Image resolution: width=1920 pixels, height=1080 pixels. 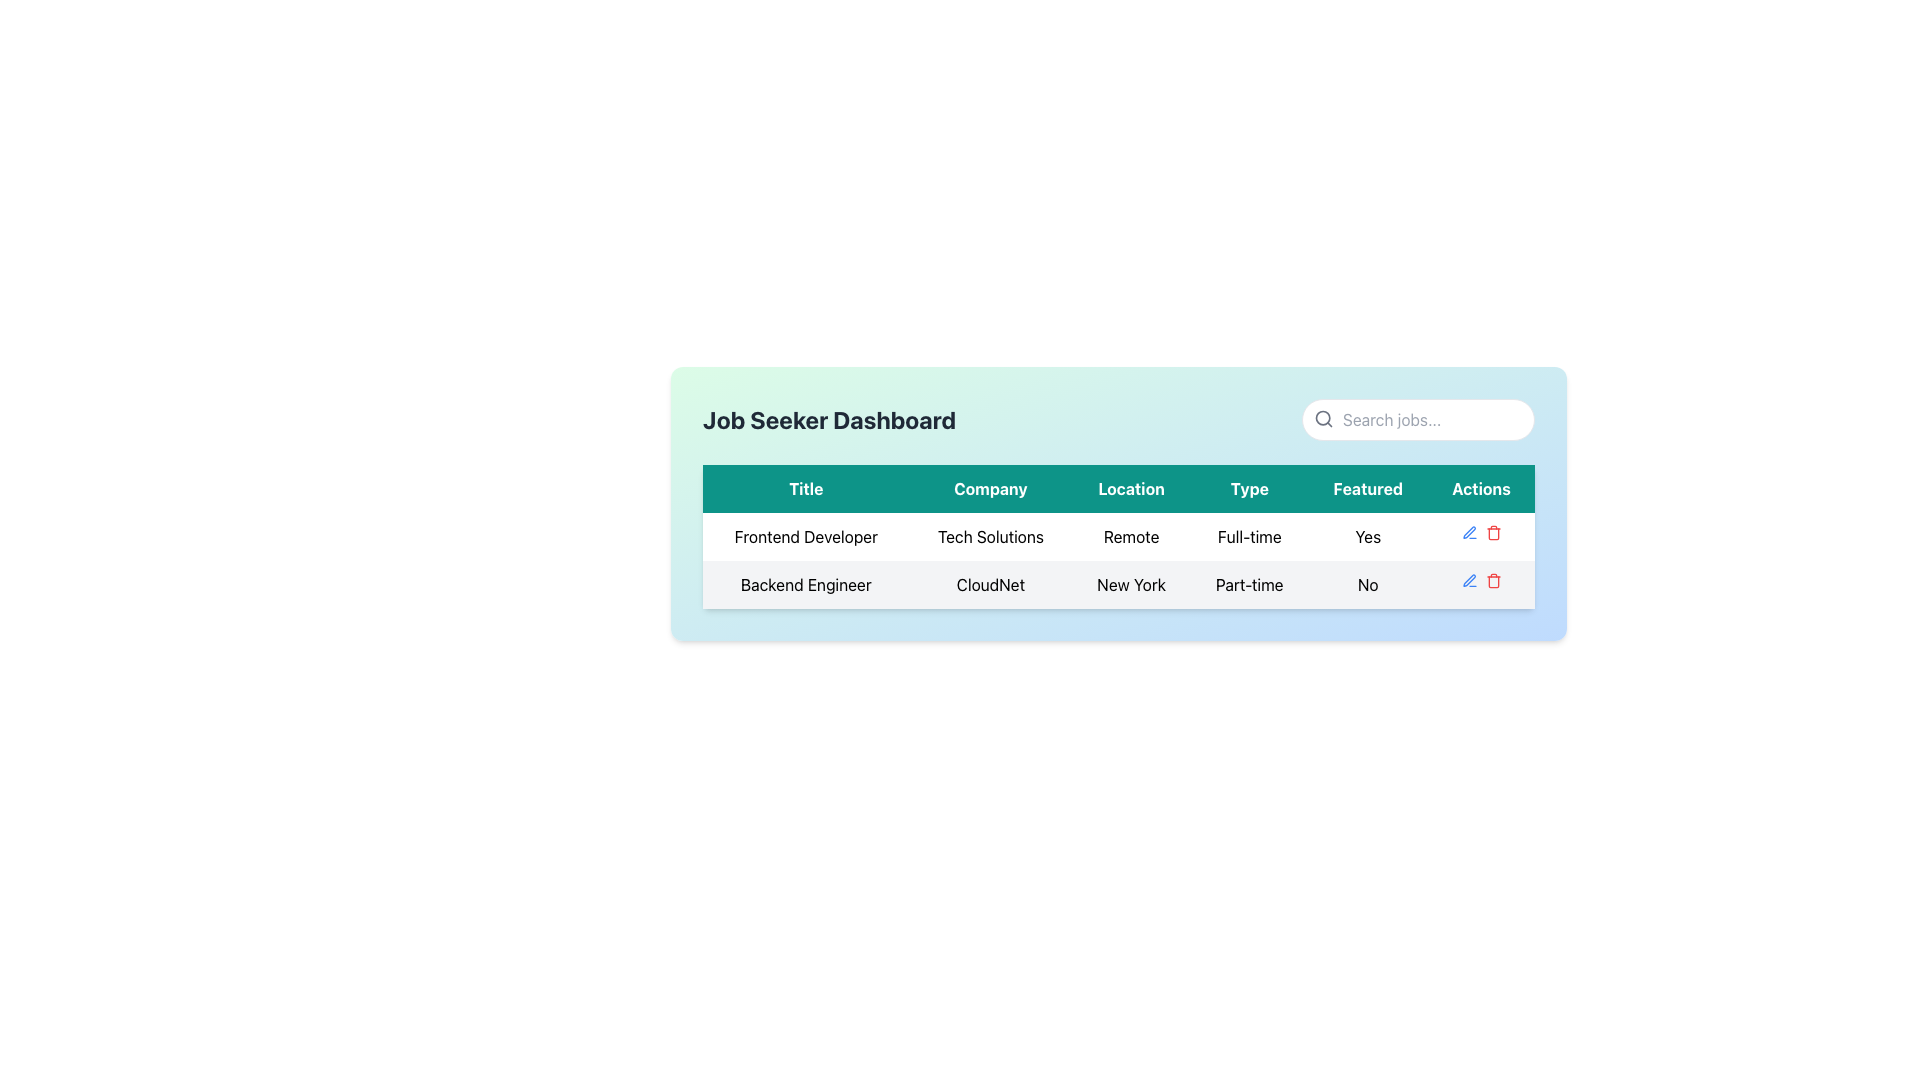 I want to click on the 'Company' table header element, so click(x=990, y=489).